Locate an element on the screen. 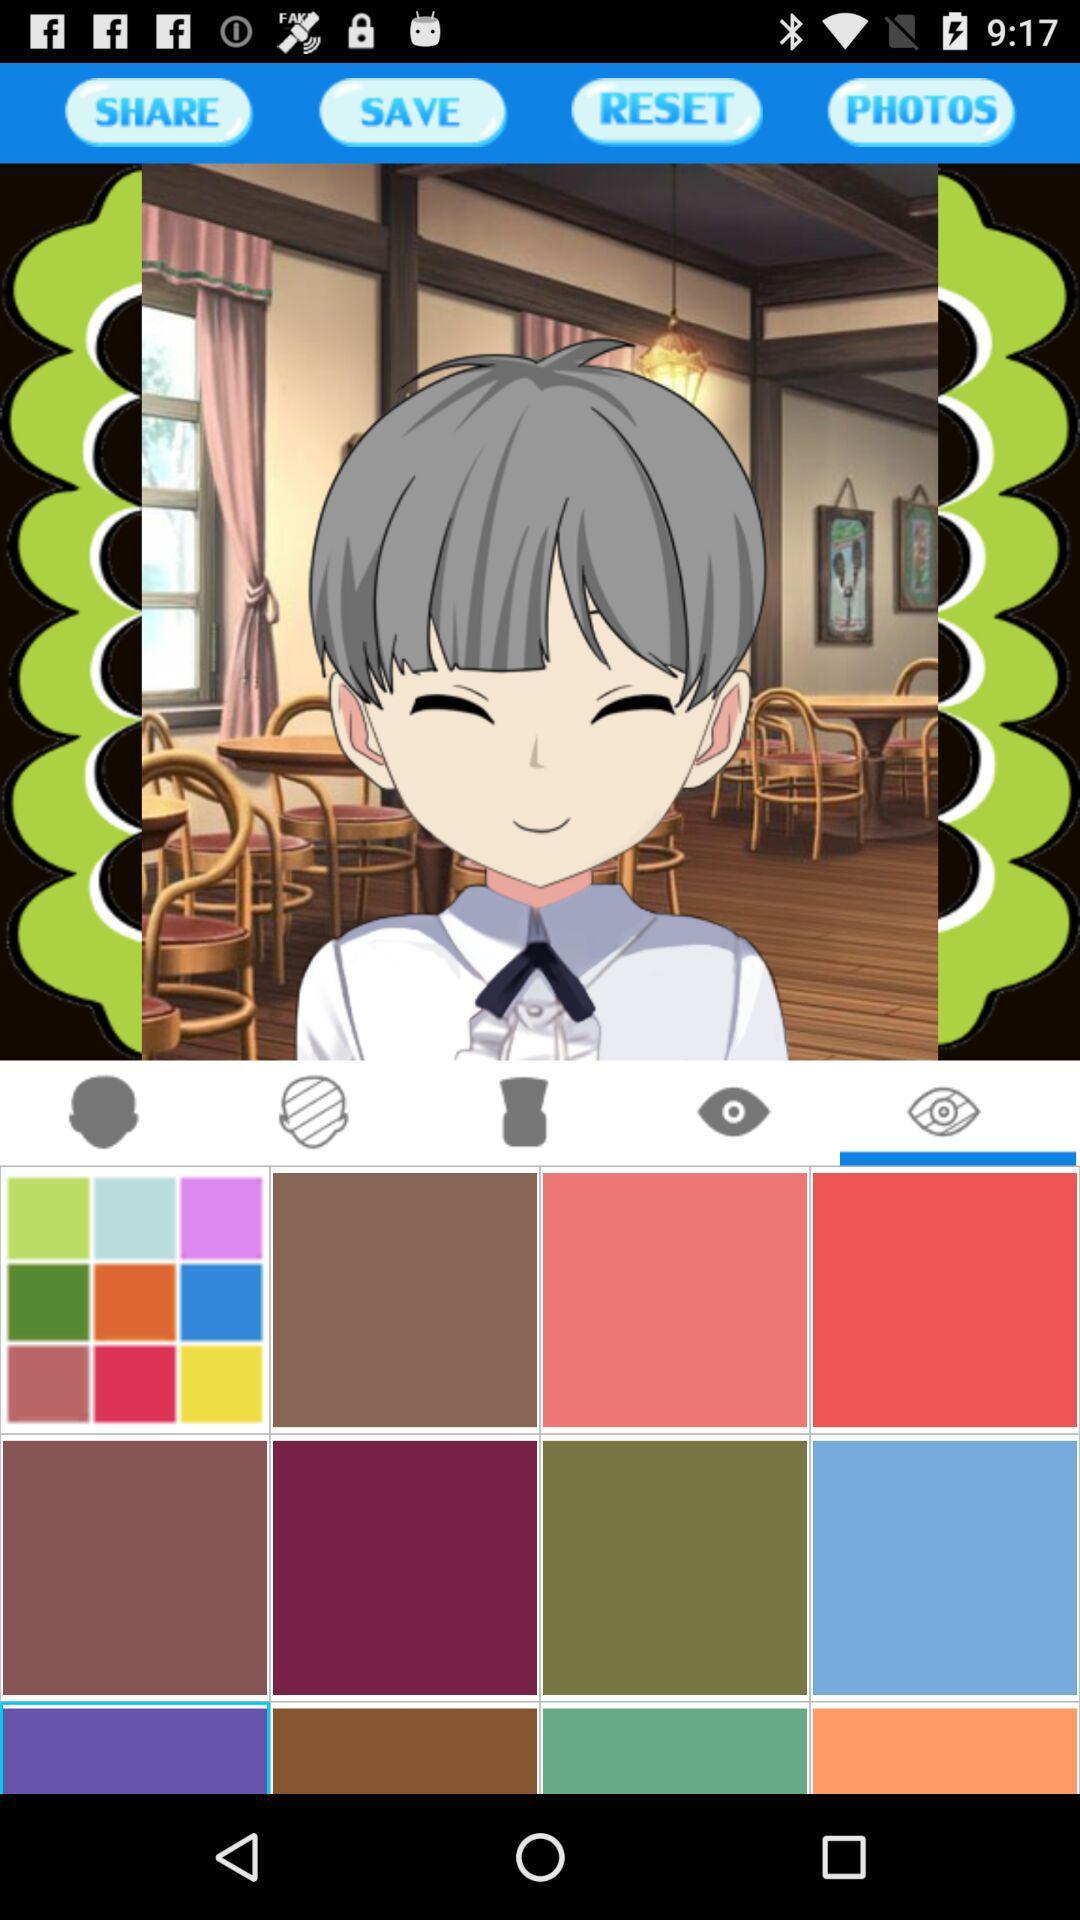  eye color is located at coordinates (945, 1112).